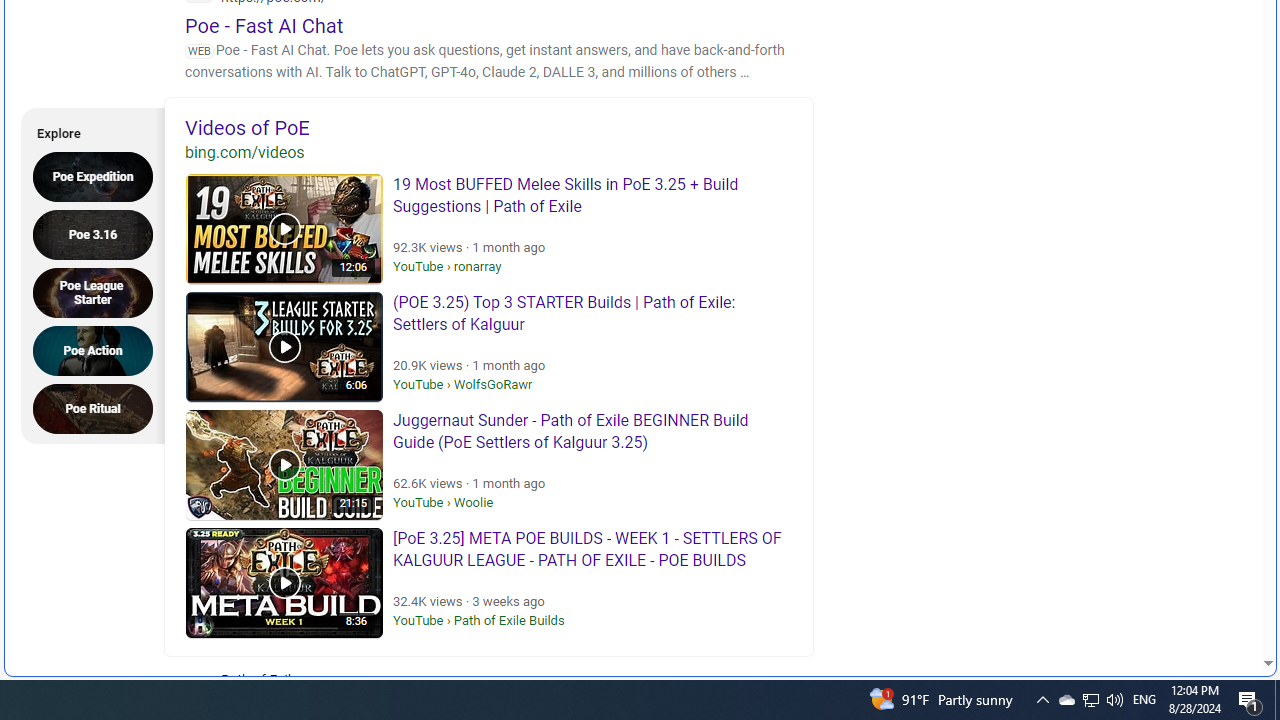 Image resolution: width=1280 pixels, height=720 pixels. What do you see at coordinates (98, 349) in the screenshot?
I see `'Poe Action'` at bounding box center [98, 349].